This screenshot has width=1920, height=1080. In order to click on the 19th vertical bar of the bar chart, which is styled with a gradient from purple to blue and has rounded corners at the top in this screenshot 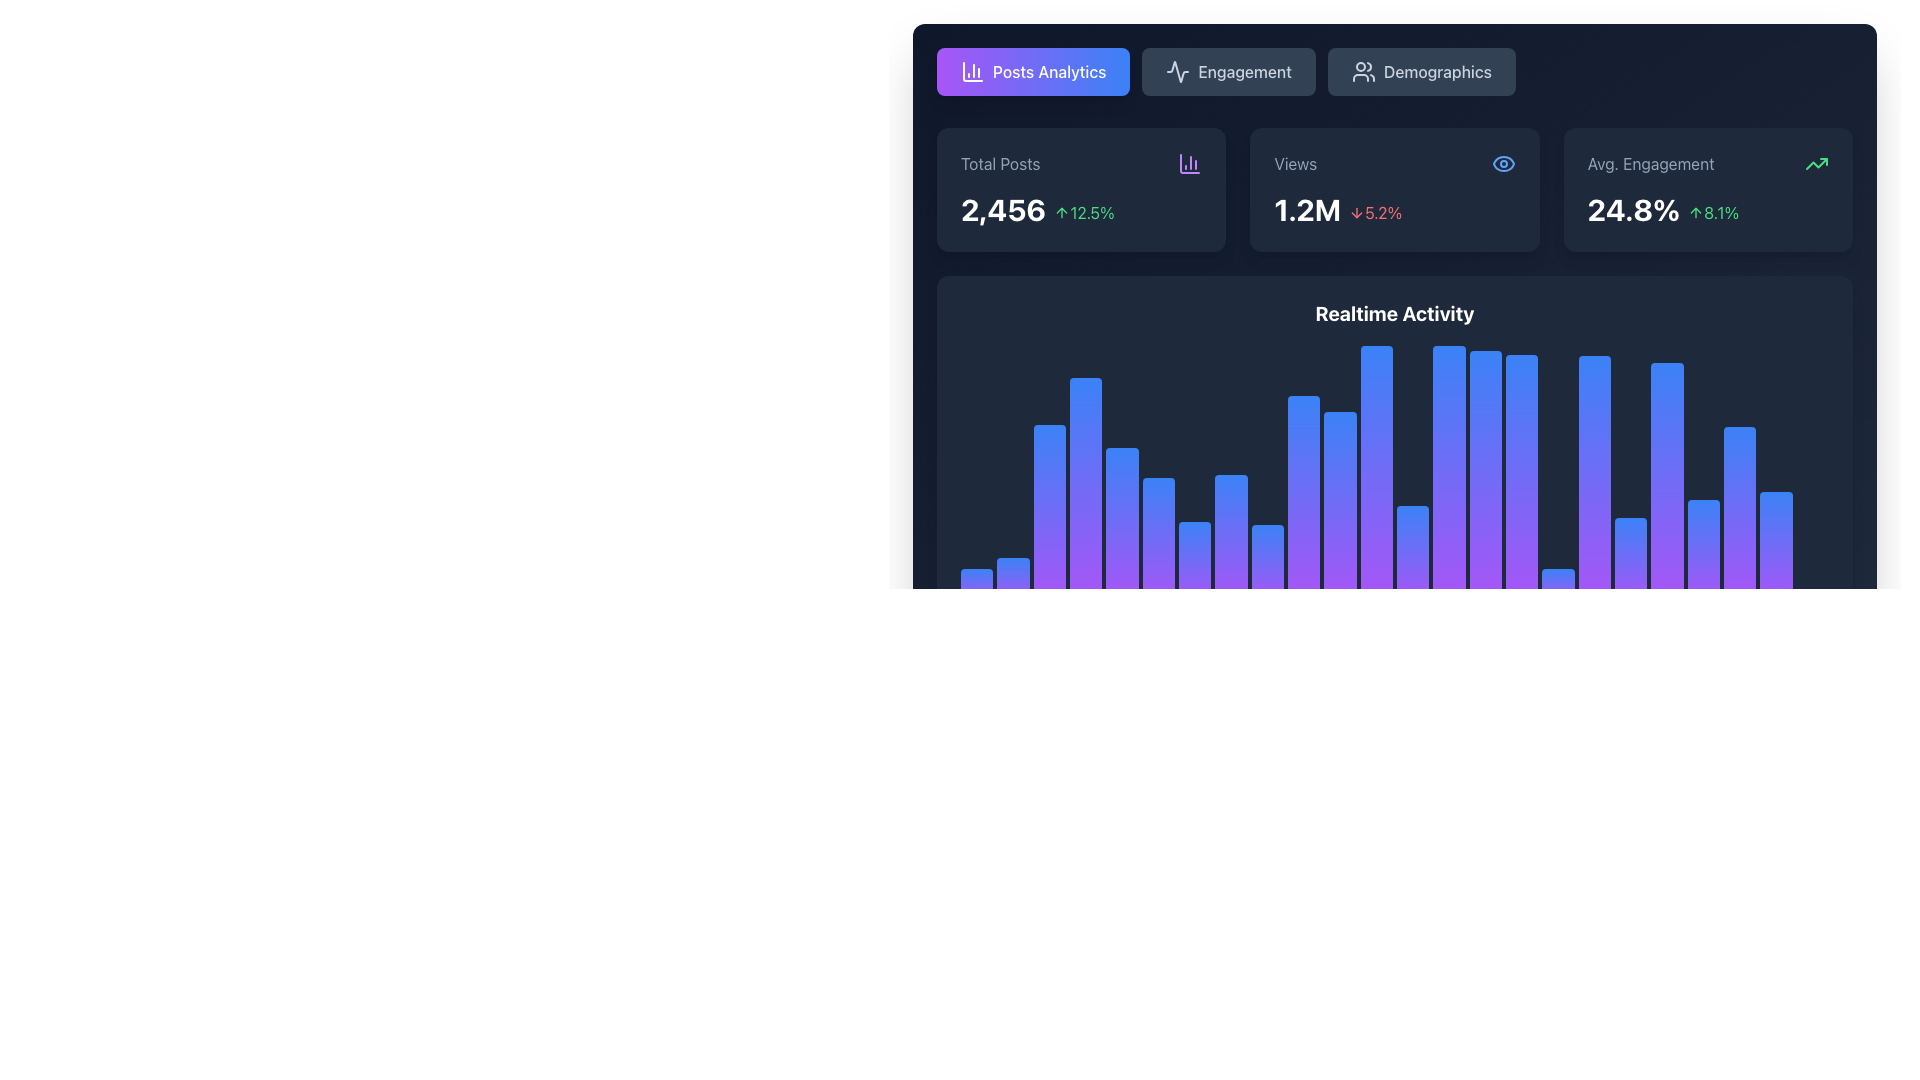, I will do `click(1631, 496)`.